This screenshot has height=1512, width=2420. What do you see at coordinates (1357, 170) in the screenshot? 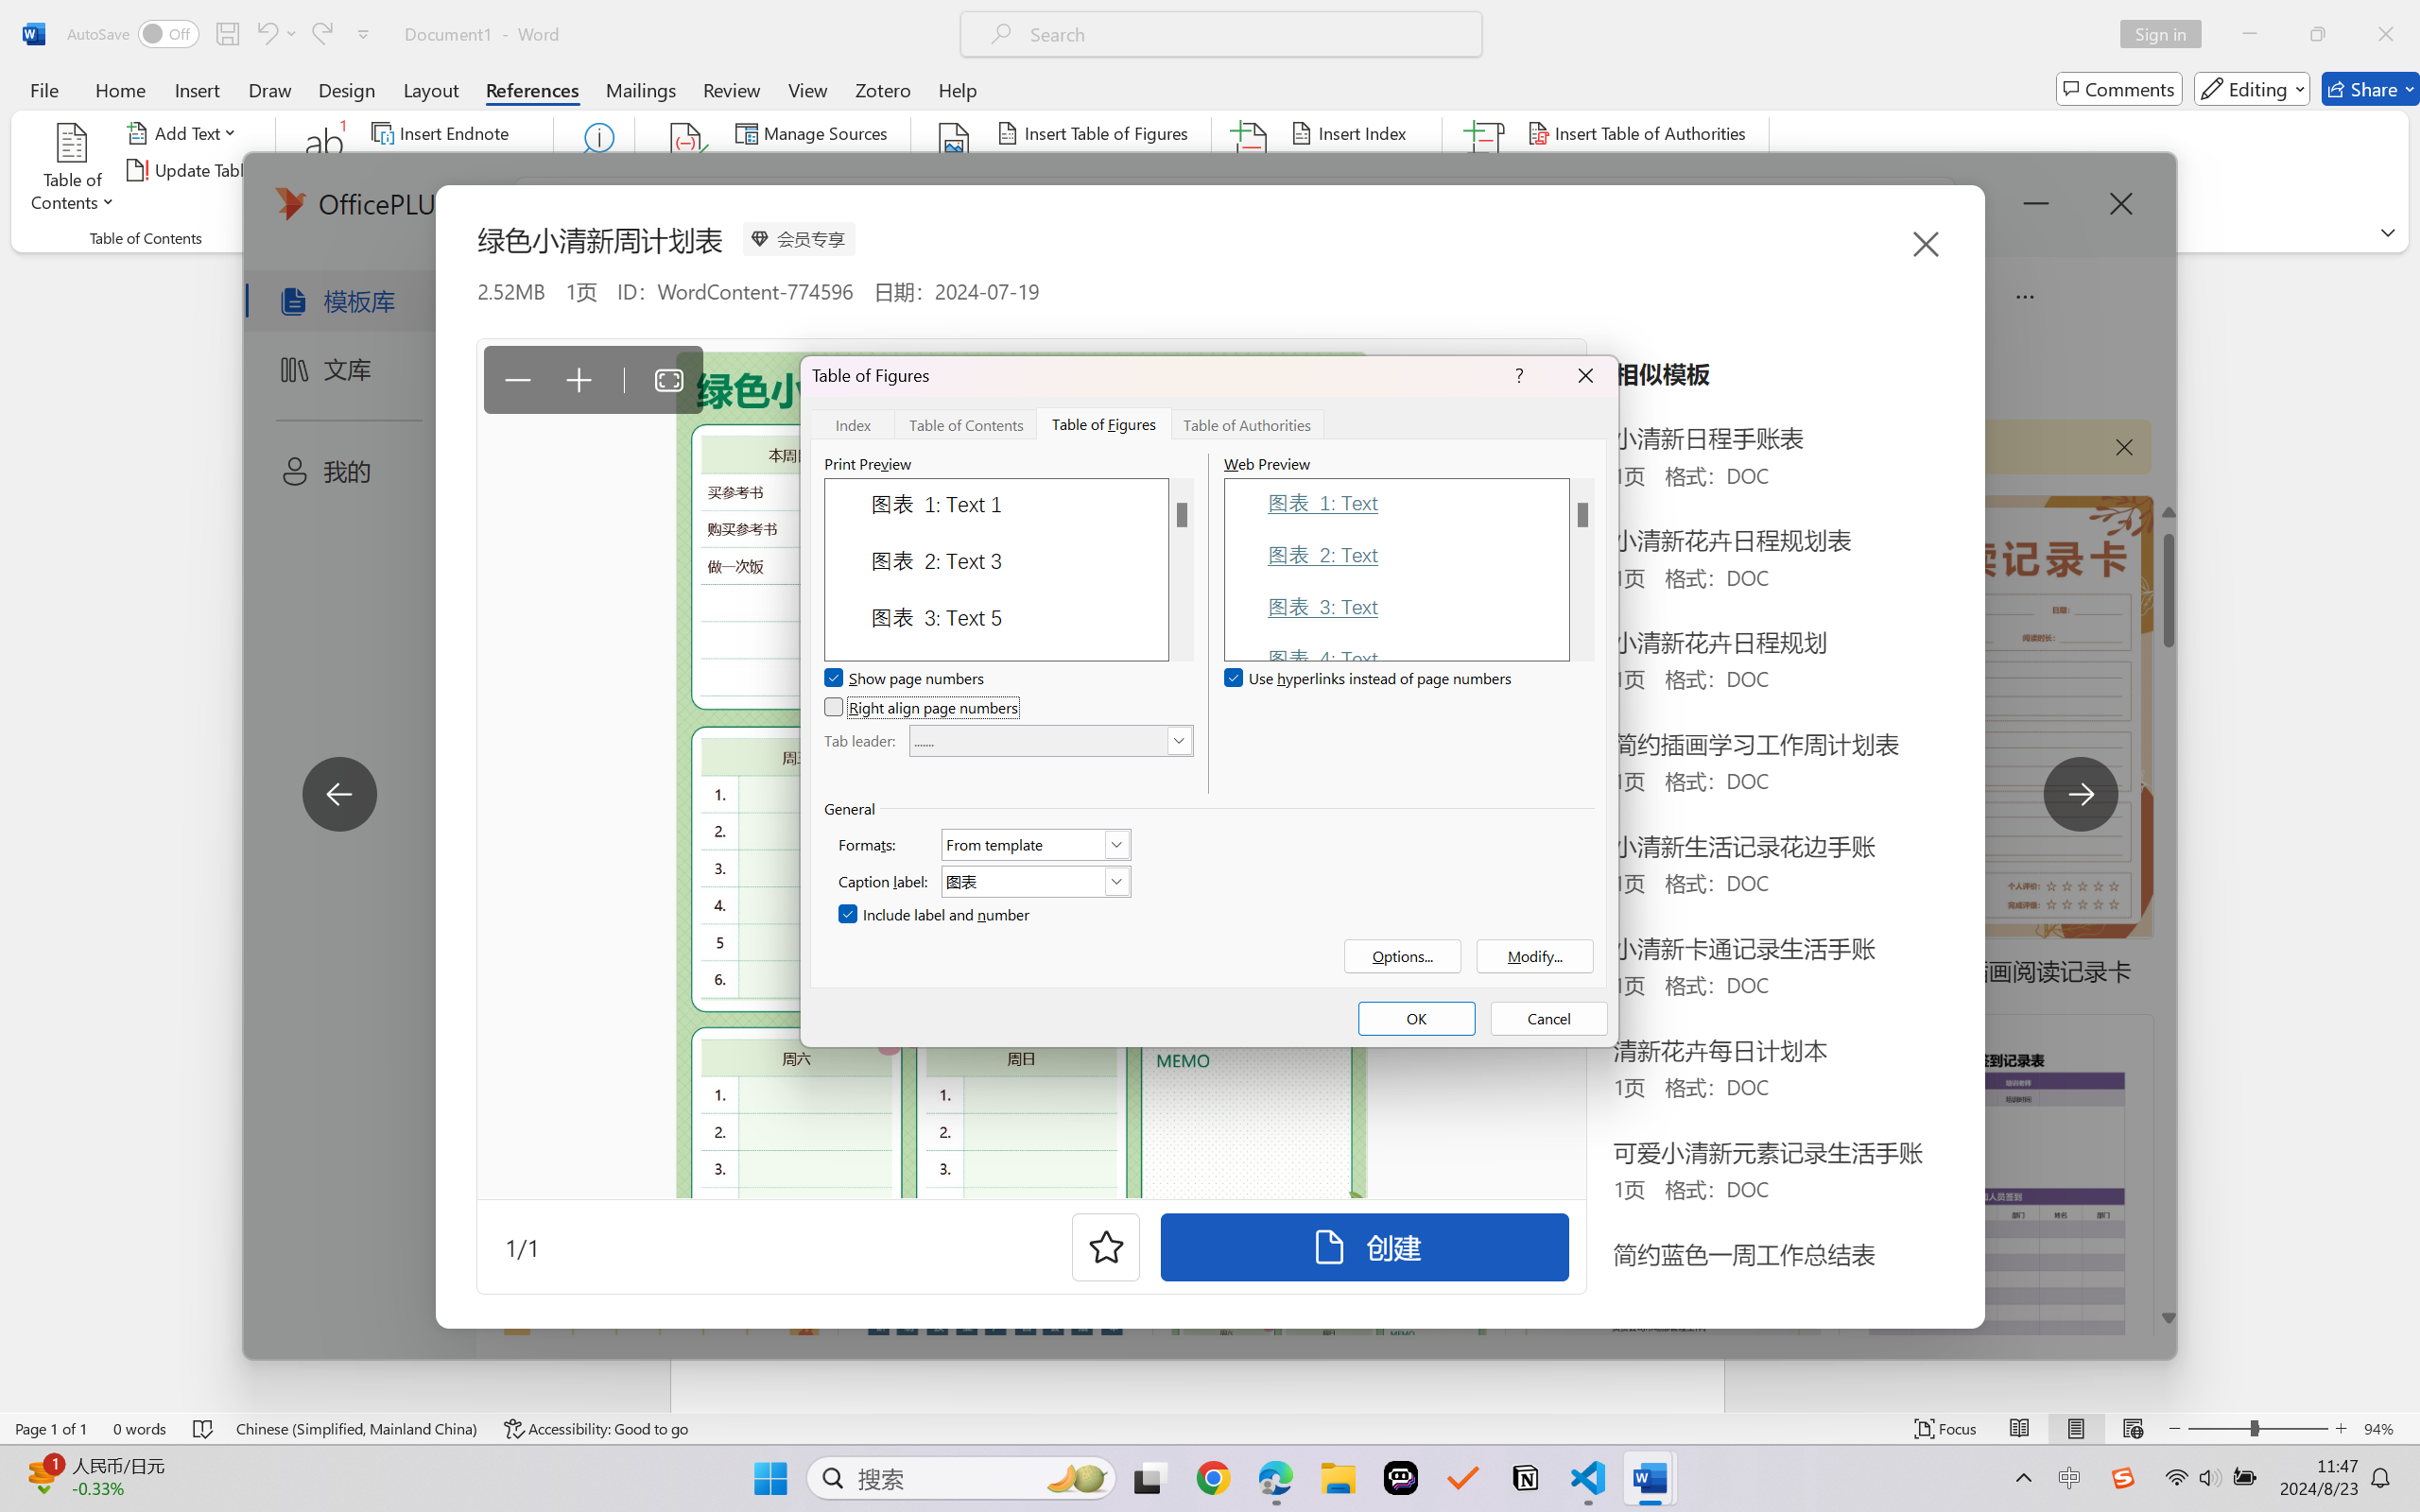
I see `'Update Index'` at bounding box center [1357, 170].